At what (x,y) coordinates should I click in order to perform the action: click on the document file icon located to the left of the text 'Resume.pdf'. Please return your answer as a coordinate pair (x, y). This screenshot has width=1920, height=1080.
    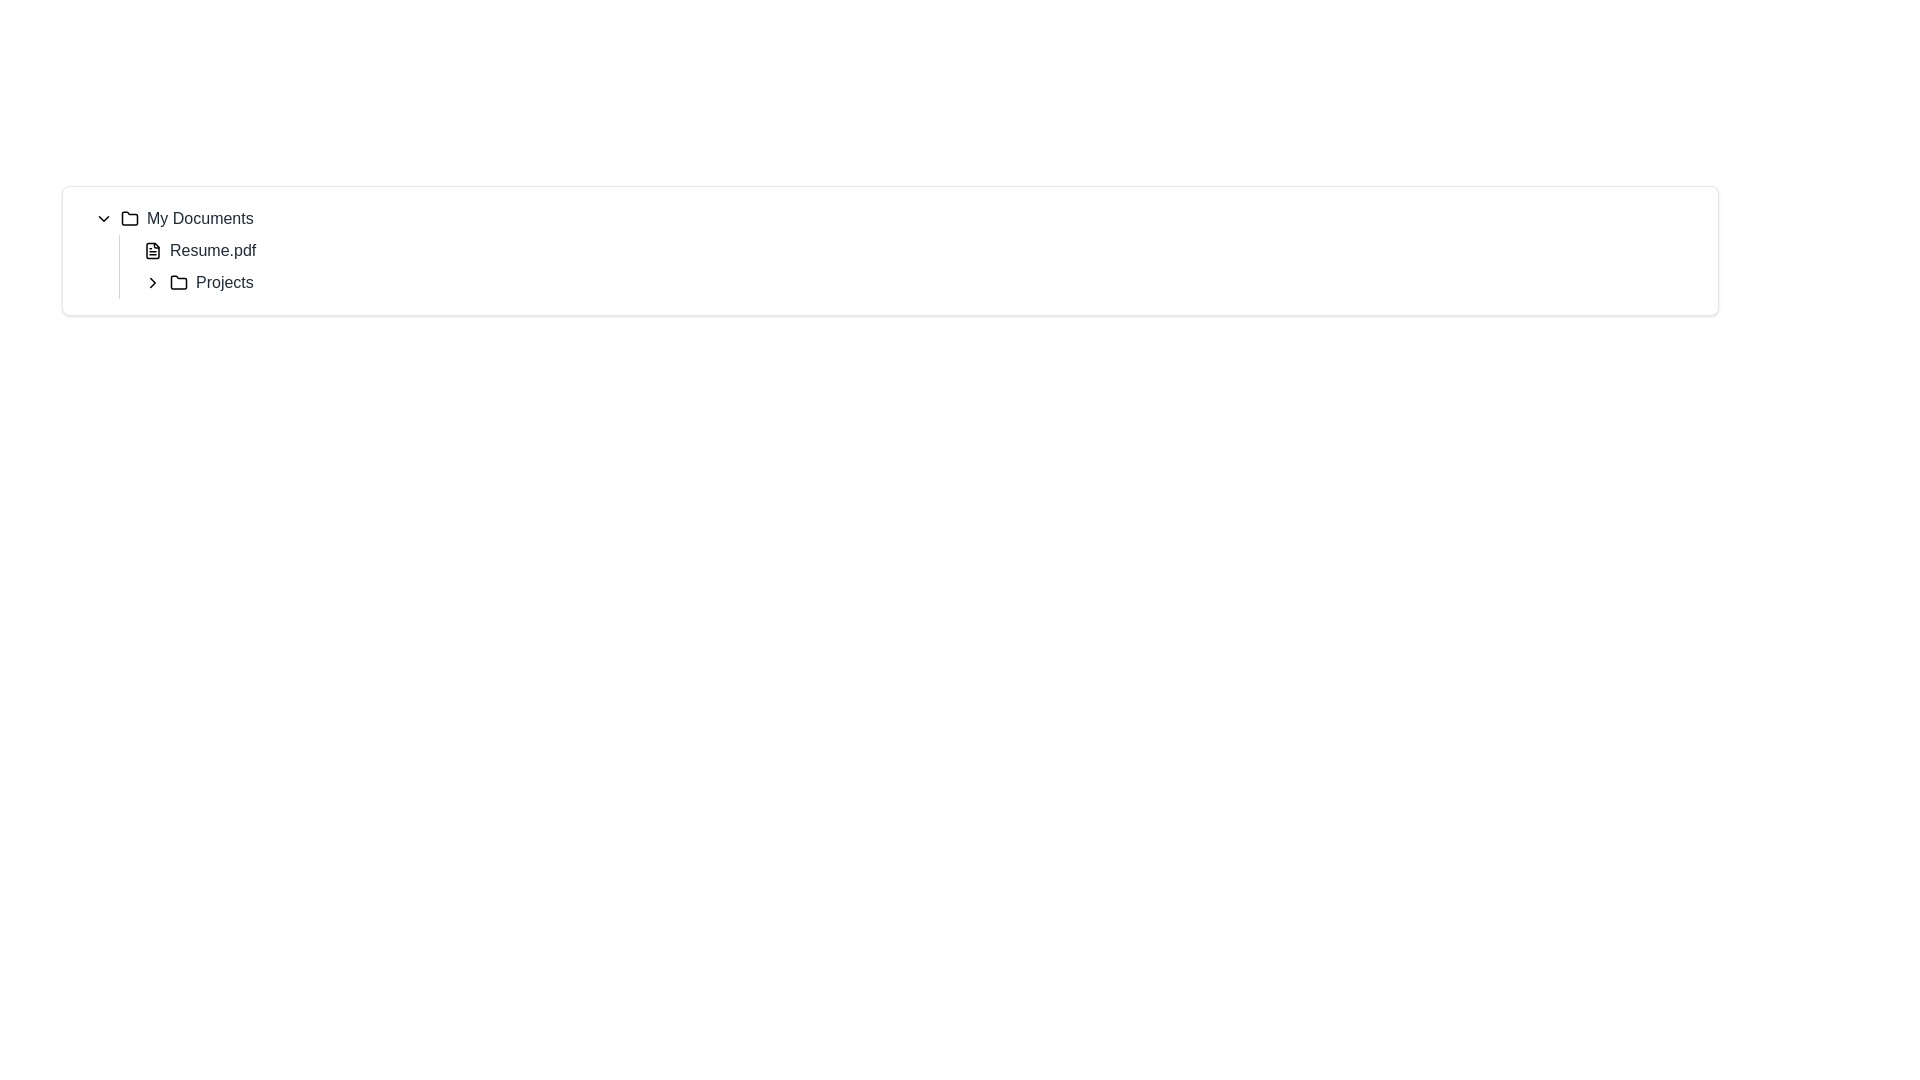
    Looking at the image, I should click on (152, 249).